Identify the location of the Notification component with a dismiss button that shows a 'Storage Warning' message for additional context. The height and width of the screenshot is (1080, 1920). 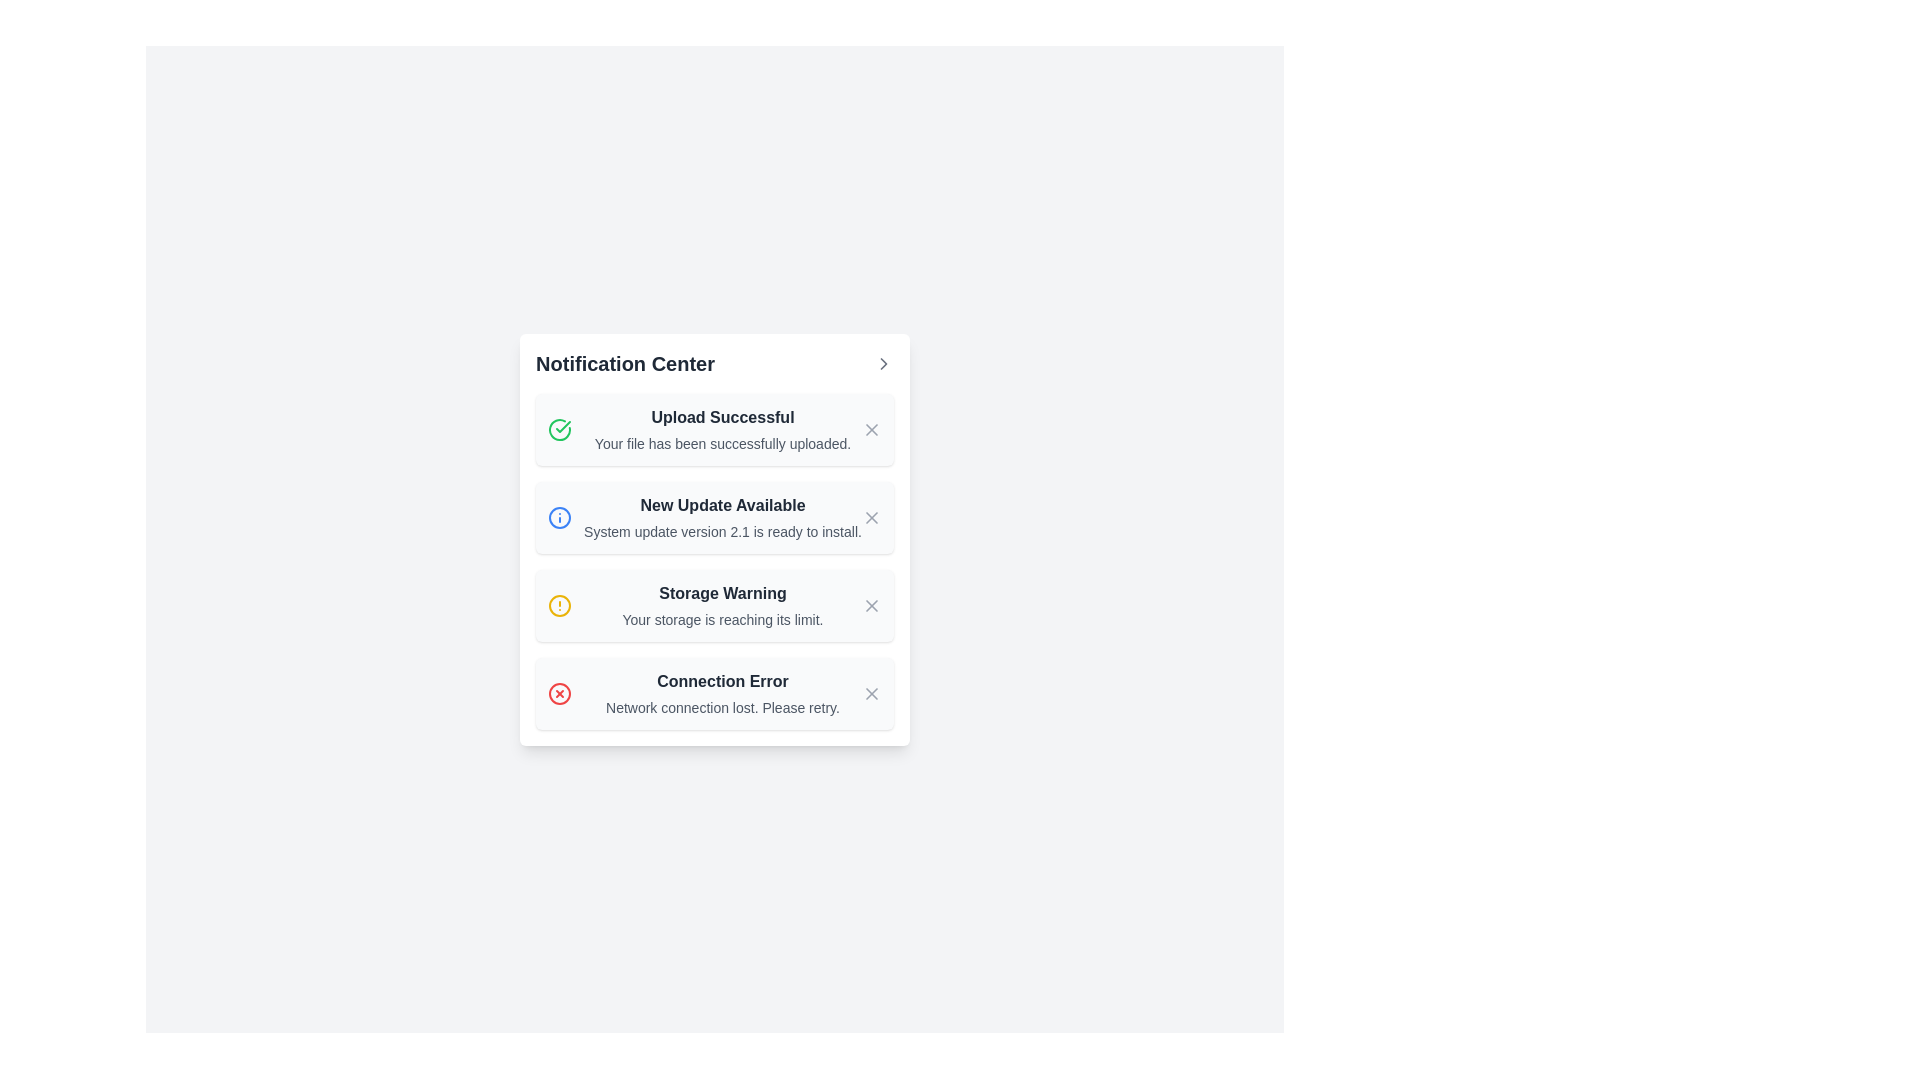
(715, 604).